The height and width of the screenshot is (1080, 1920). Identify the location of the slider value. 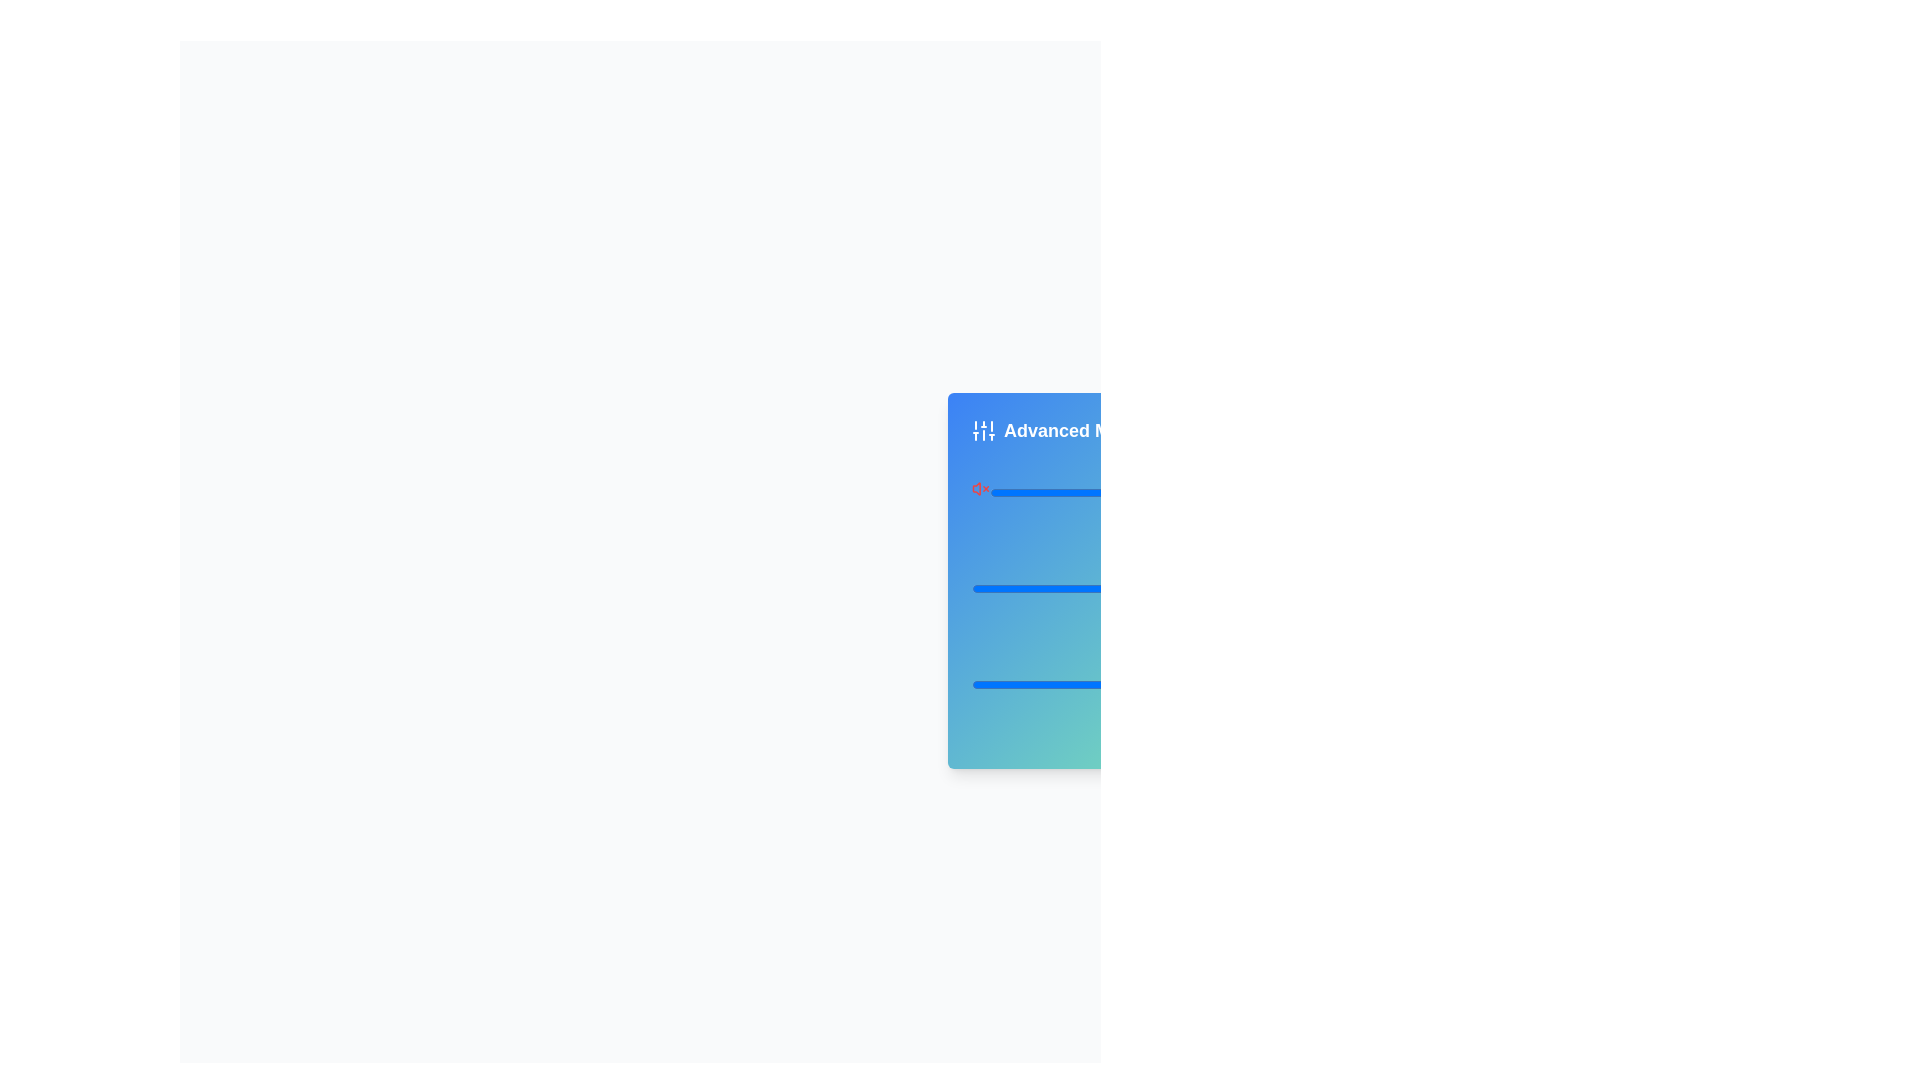
(1268, 485).